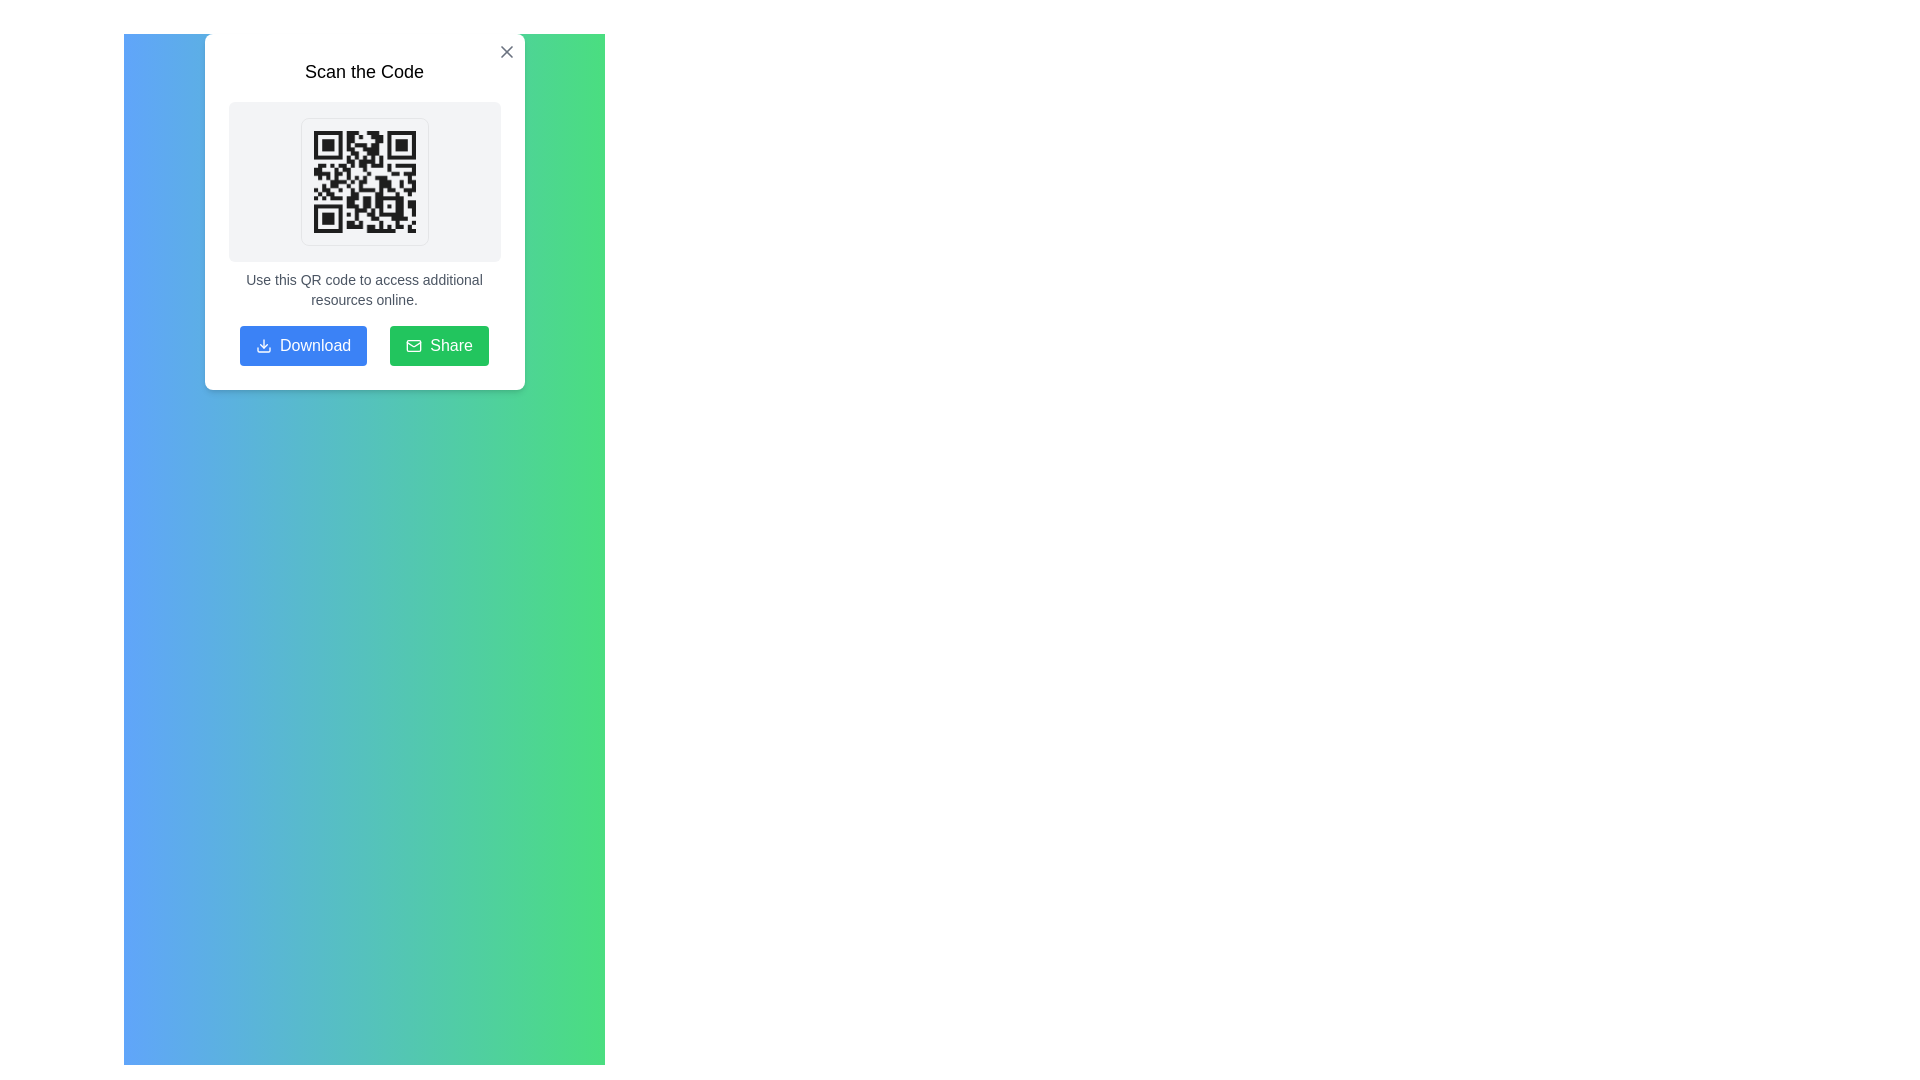 The height and width of the screenshot is (1080, 1920). What do you see at coordinates (263, 345) in the screenshot?
I see `the 'Download' icon located to the left side of the 'Download' button in the bottom-left part of the modal window` at bounding box center [263, 345].